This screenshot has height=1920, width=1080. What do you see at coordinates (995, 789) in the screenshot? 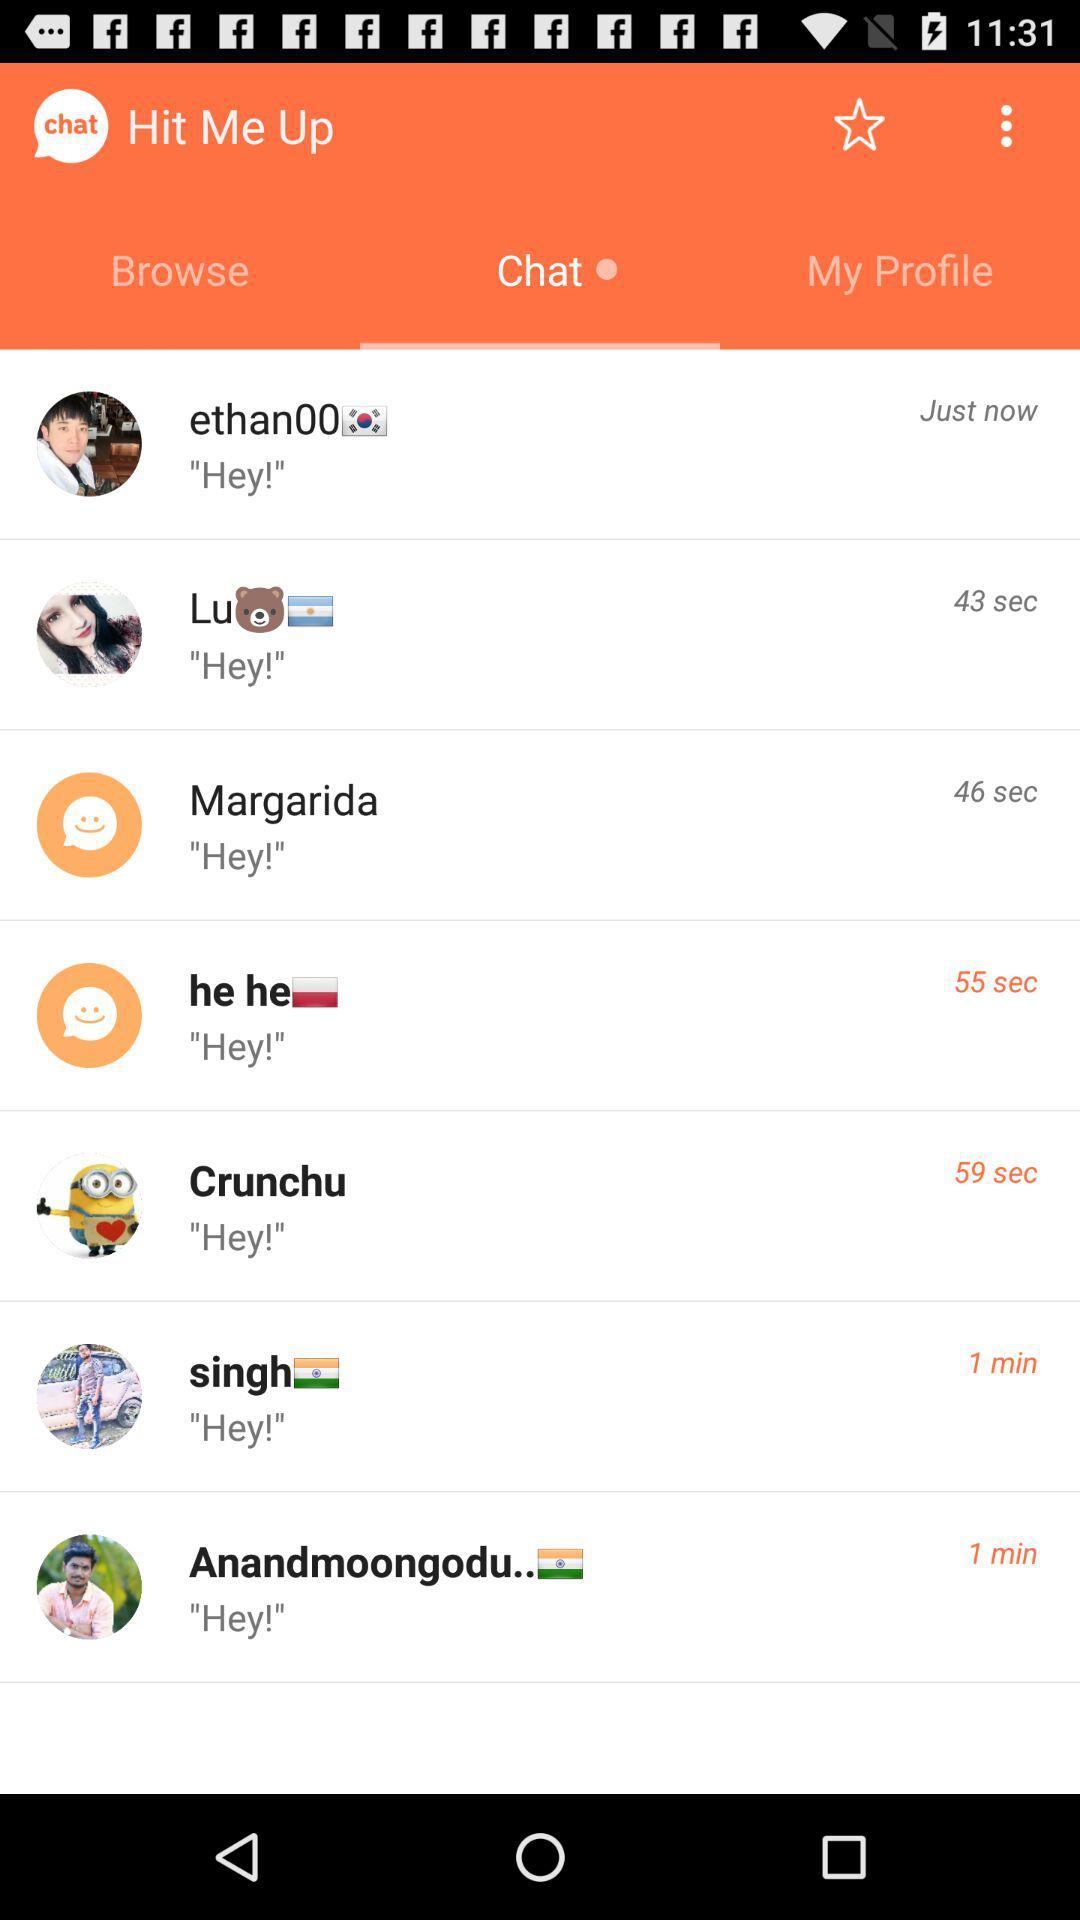
I see `item to the right of margarida` at bounding box center [995, 789].